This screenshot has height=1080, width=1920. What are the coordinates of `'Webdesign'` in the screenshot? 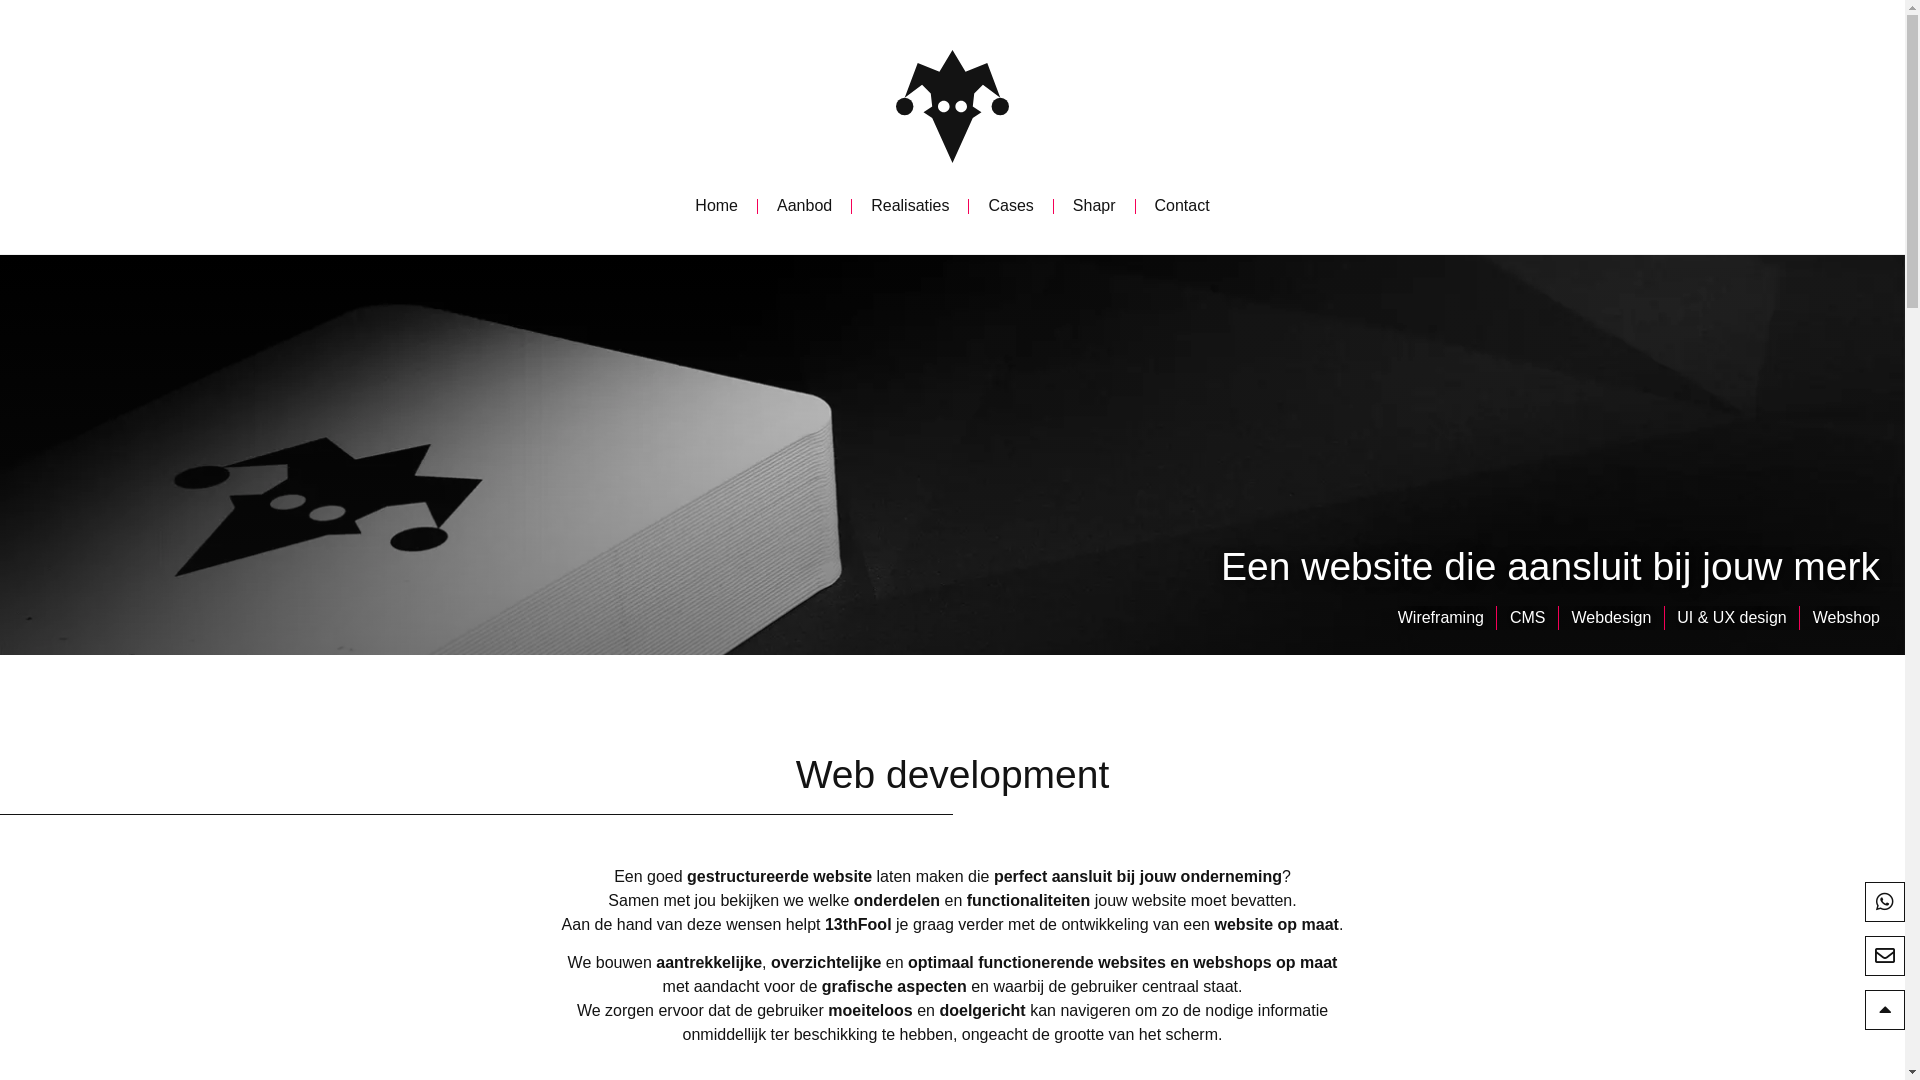 It's located at (1612, 616).